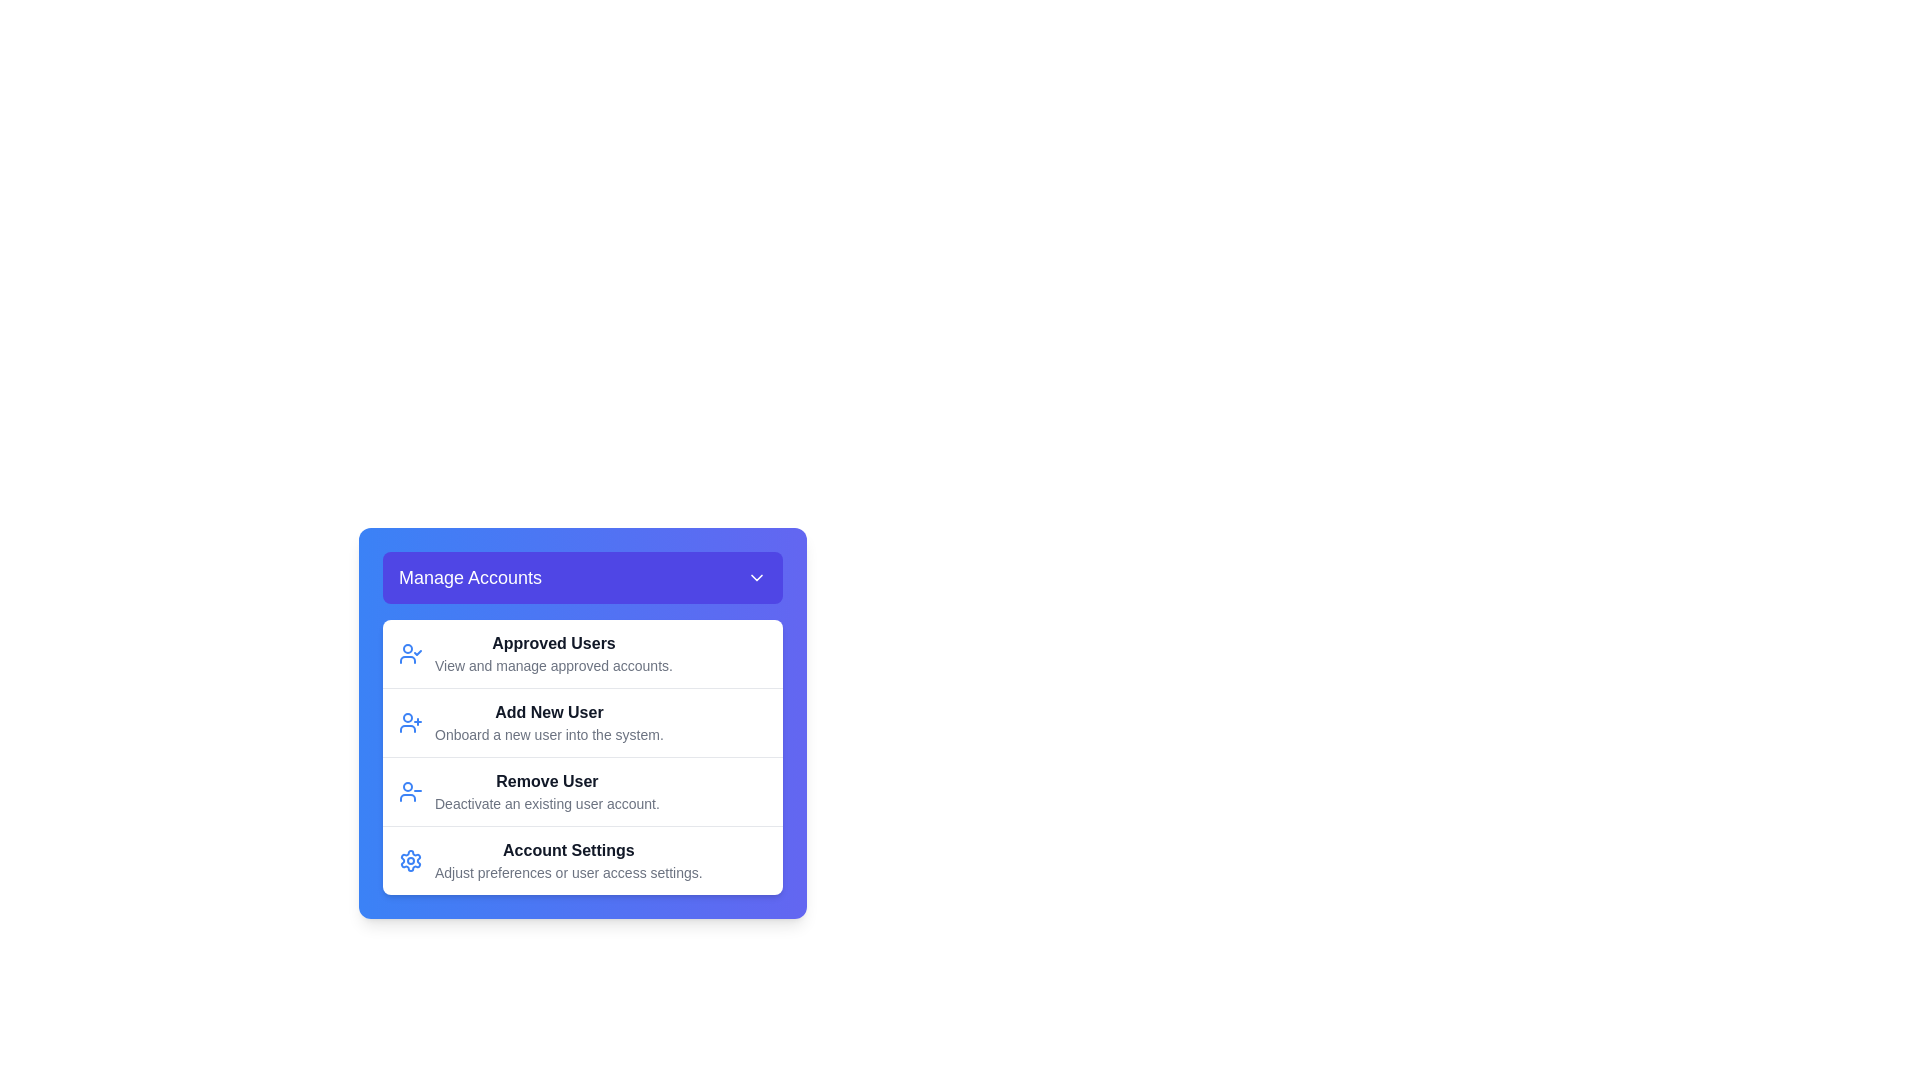 The height and width of the screenshot is (1080, 1920). Describe the element at coordinates (410, 654) in the screenshot. I see `the user icon with a checkmark indicating approval located in the 'Approved Users' section of the 'Manage Accounts' interface` at that location.